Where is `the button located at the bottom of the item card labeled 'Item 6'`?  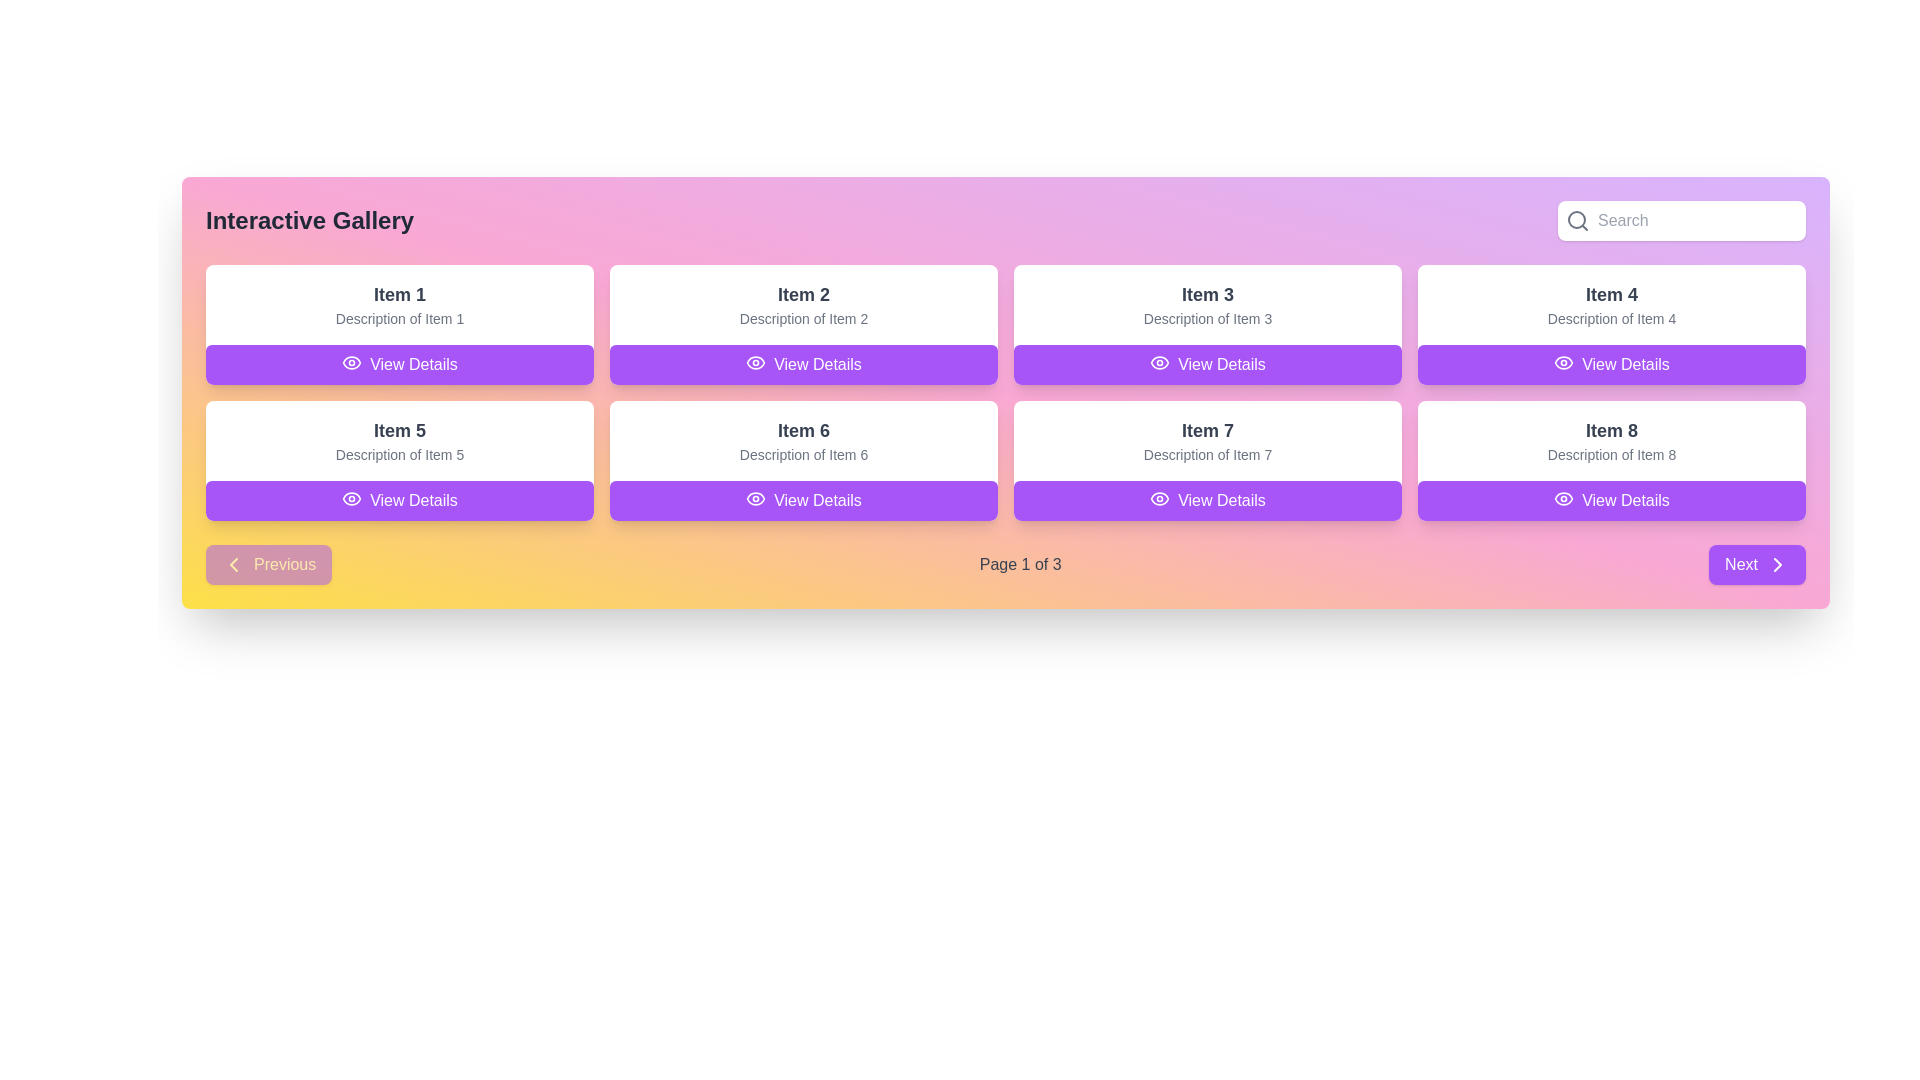
the button located at the bottom of the item card labeled 'Item 6' is located at coordinates (804, 500).